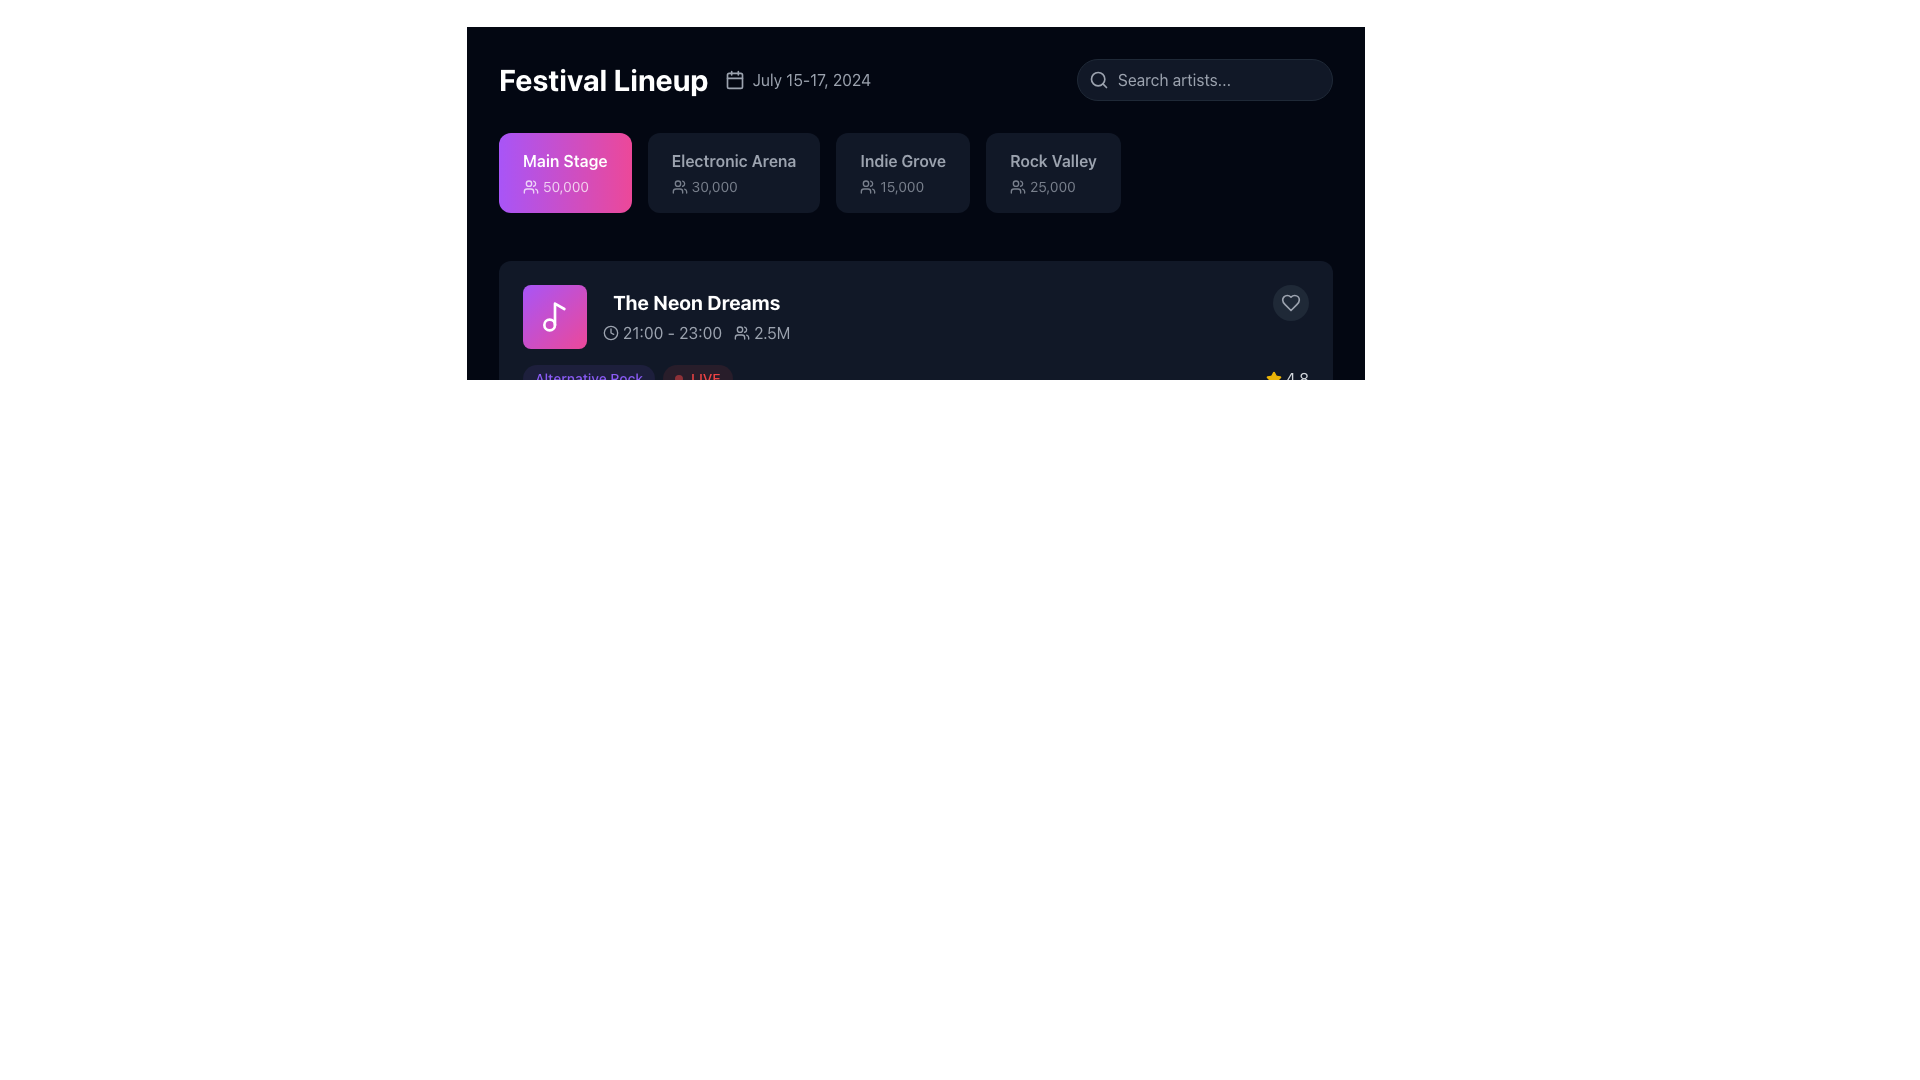 This screenshot has width=1920, height=1080. Describe the element at coordinates (555, 315) in the screenshot. I see `the SVG icon that serves as a visual marker for the event titled 'The Neon Dreams', located inside a purple rounded rectangle to the left of the text content` at that location.